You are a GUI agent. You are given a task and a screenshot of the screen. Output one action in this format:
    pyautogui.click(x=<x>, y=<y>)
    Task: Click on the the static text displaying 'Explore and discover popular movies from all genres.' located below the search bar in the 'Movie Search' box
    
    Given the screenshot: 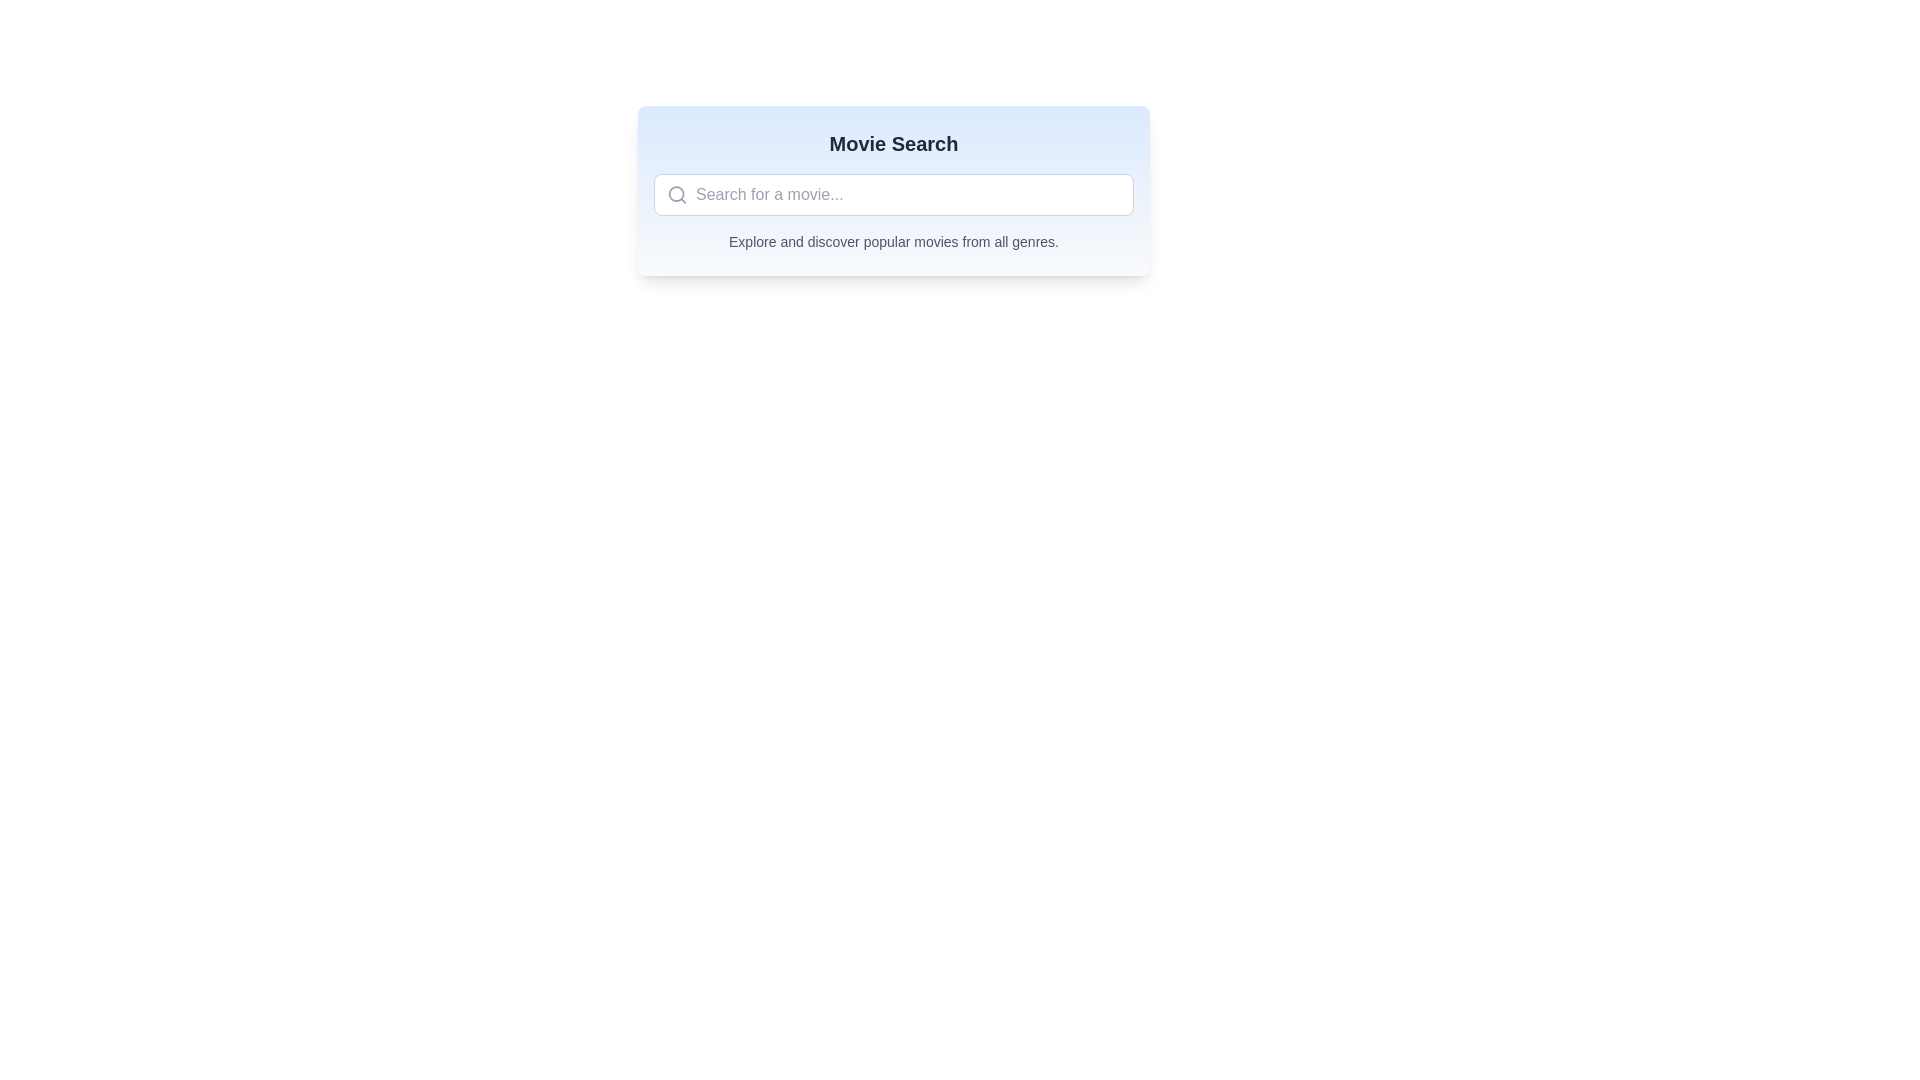 What is the action you would take?
    pyautogui.click(x=892, y=241)
    